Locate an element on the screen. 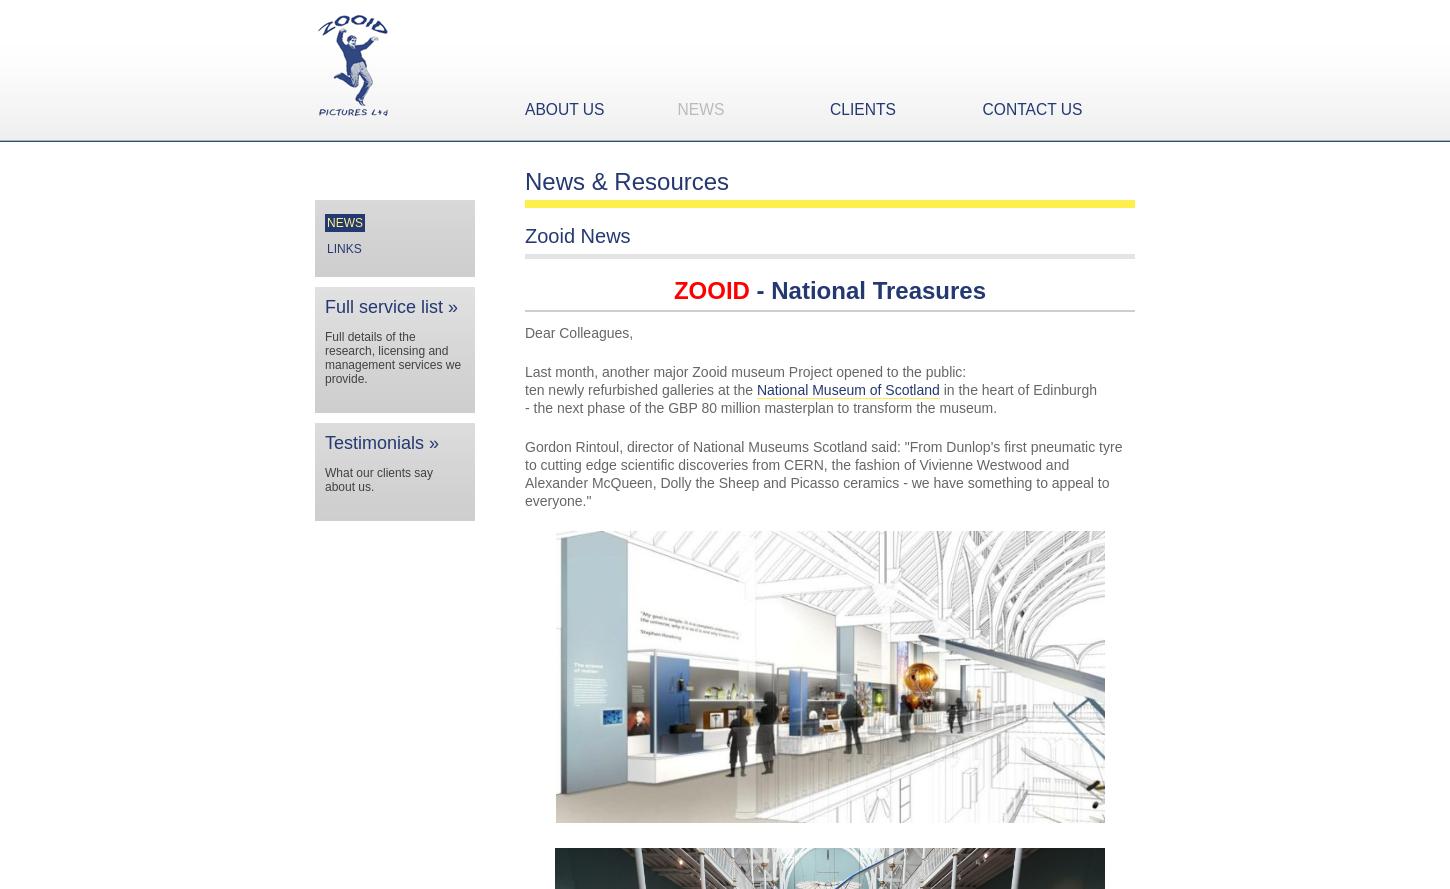 The width and height of the screenshot is (1450, 889). 'National Museum of Scotland' is located at coordinates (846, 390).